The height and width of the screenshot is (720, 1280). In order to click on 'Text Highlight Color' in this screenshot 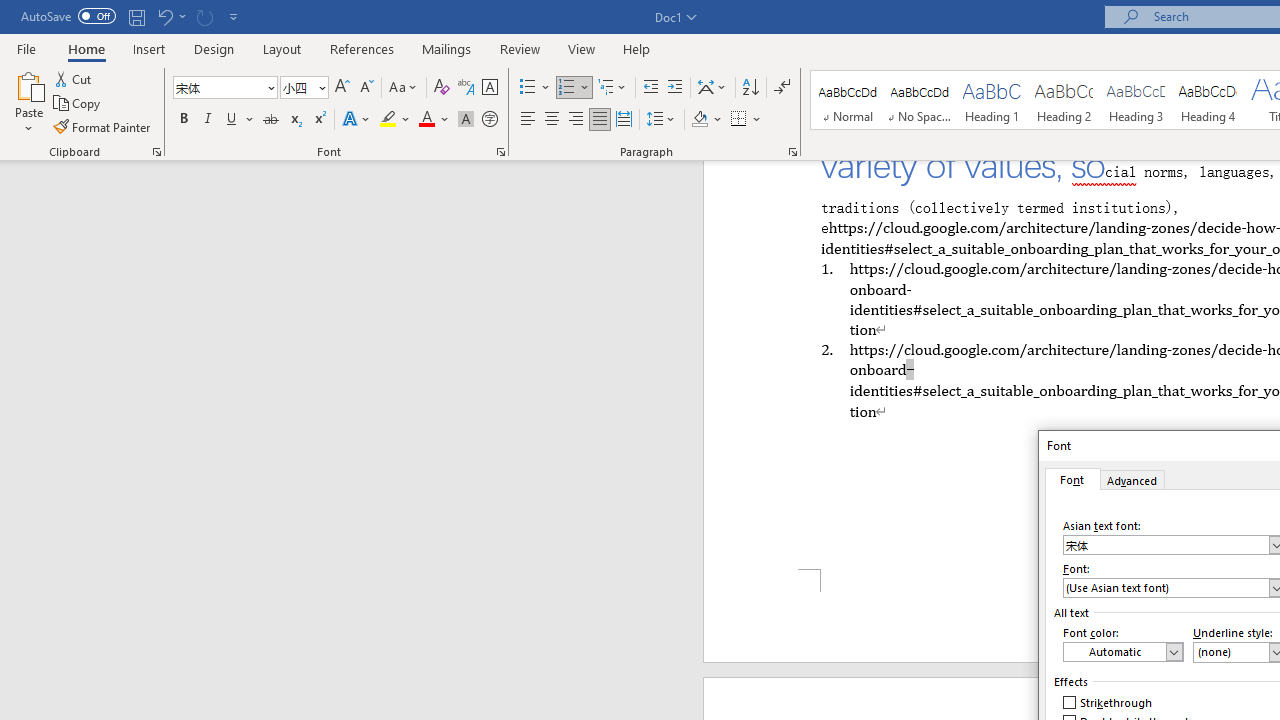, I will do `click(395, 119)`.